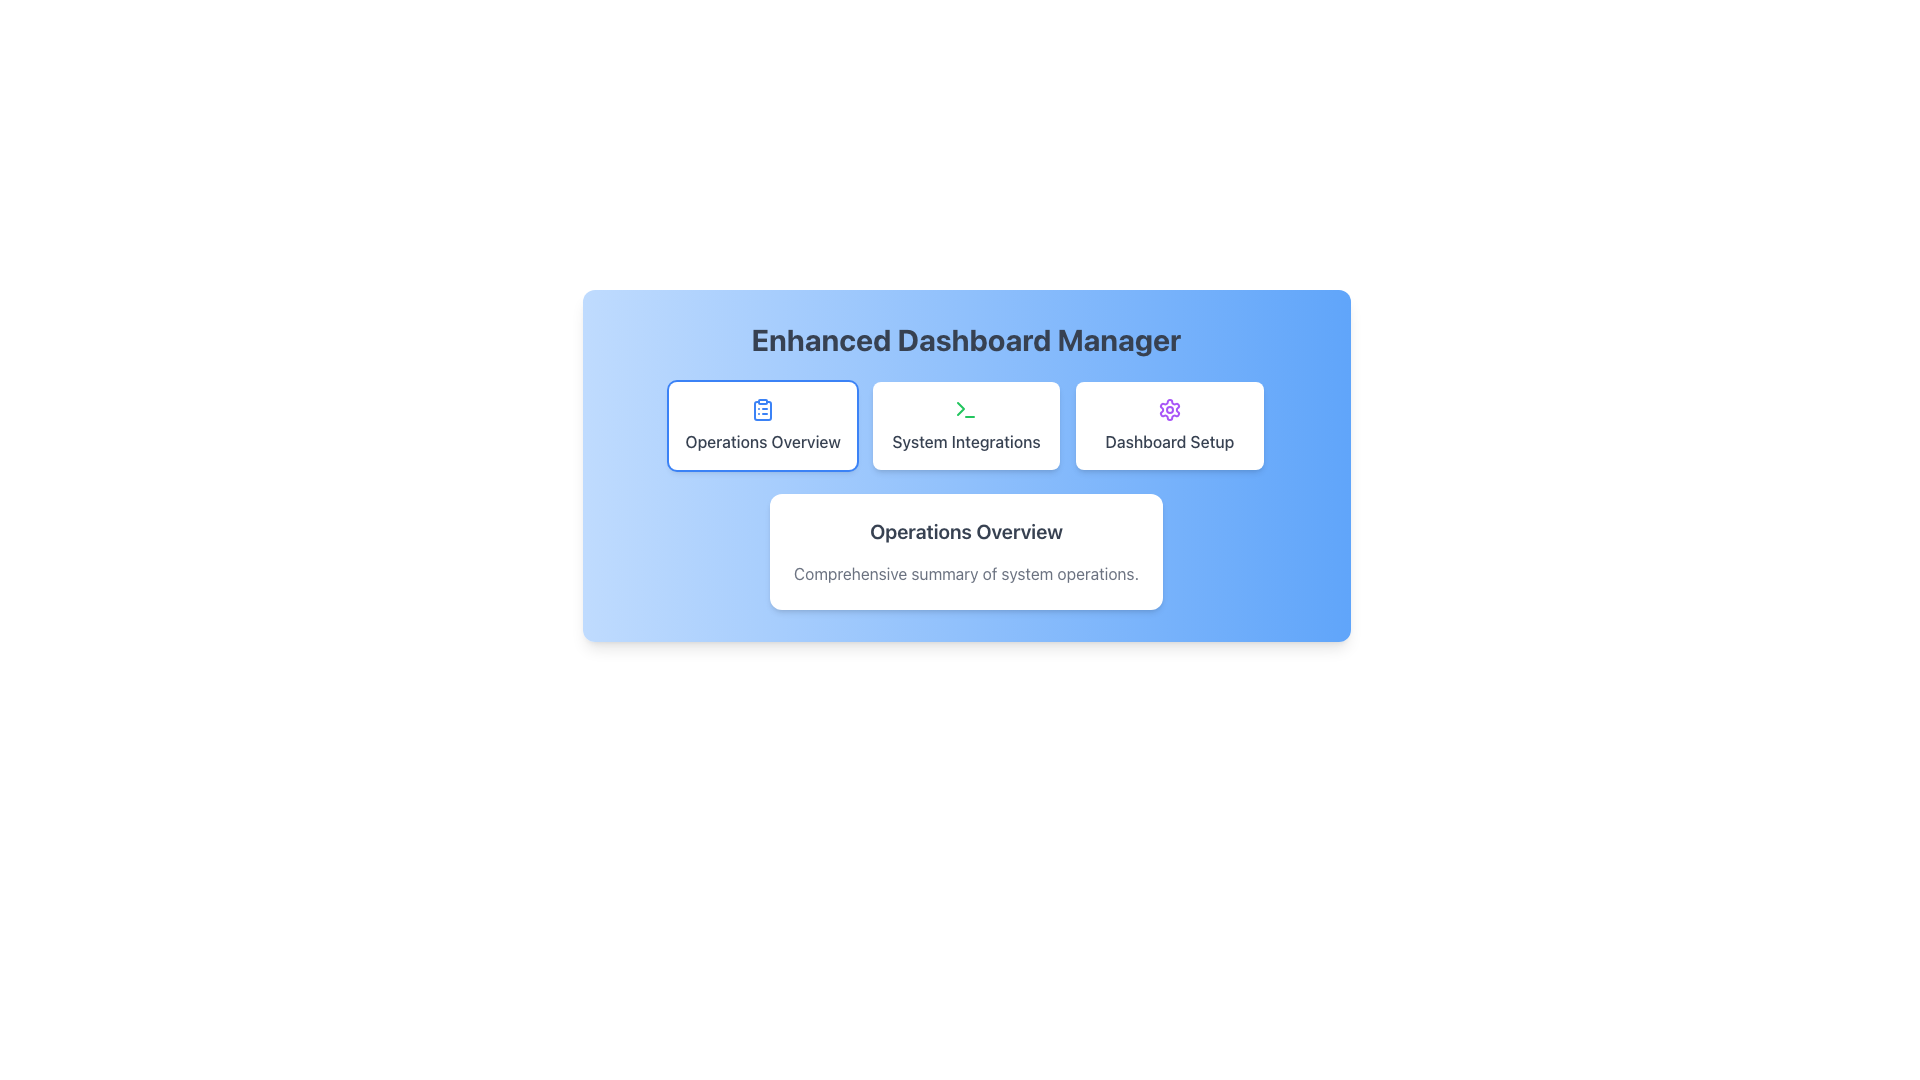  I want to click on the text label located at the top of the dashboard, which serves as the title or header for the current section, so click(966, 338).